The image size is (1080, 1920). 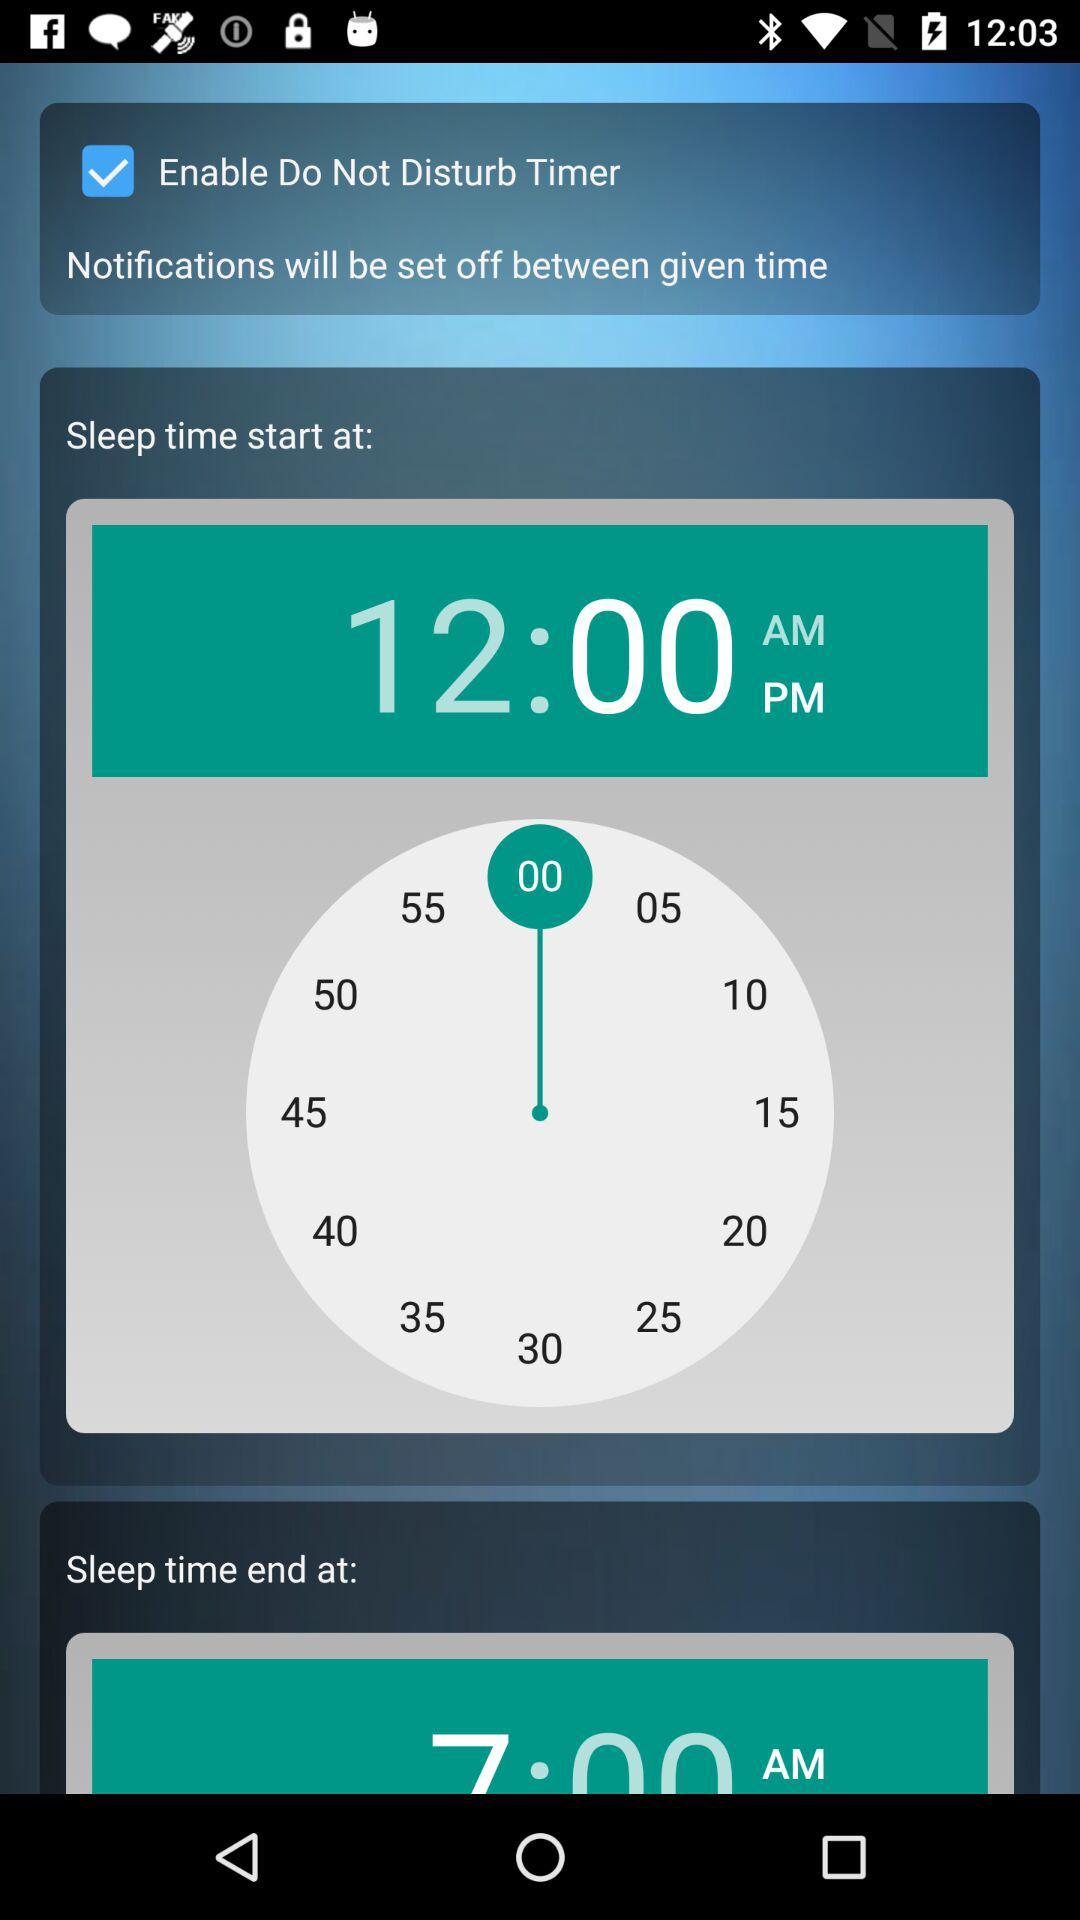 What do you see at coordinates (425, 650) in the screenshot?
I see `the 12 item` at bounding box center [425, 650].